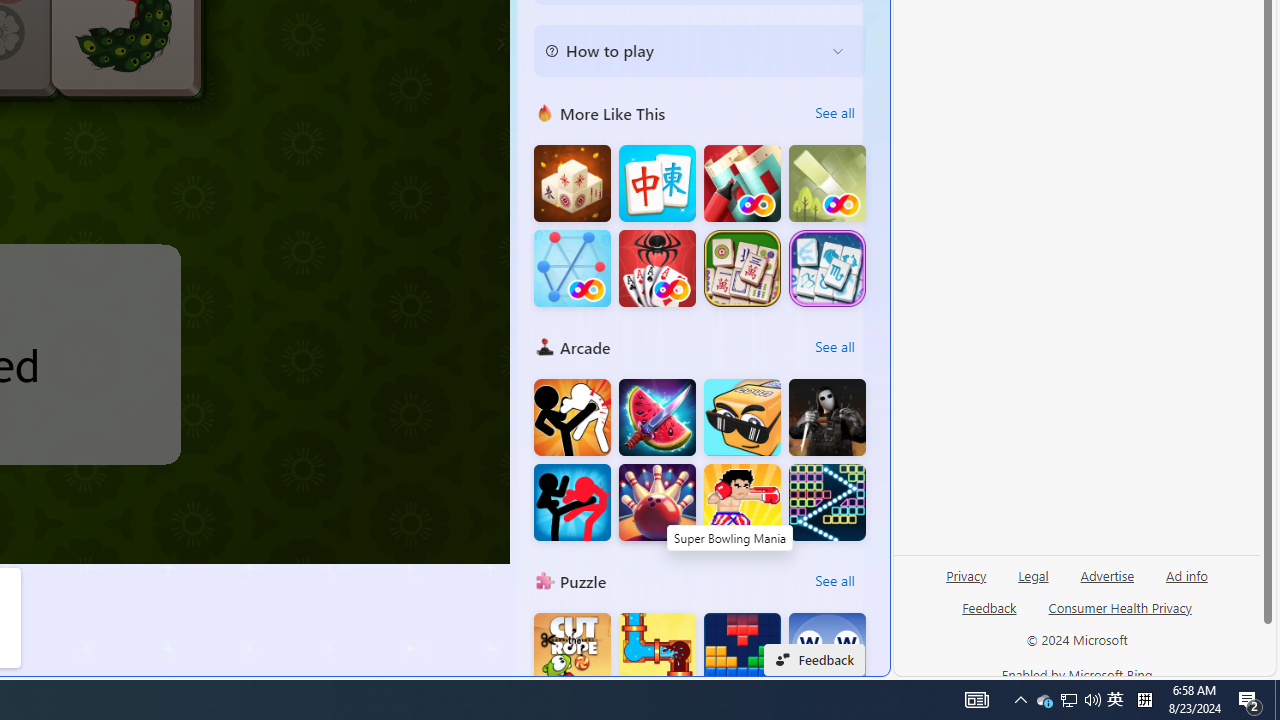  What do you see at coordinates (571, 651) in the screenshot?
I see `'Cut the Rope'` at bounding box center [571, 651].